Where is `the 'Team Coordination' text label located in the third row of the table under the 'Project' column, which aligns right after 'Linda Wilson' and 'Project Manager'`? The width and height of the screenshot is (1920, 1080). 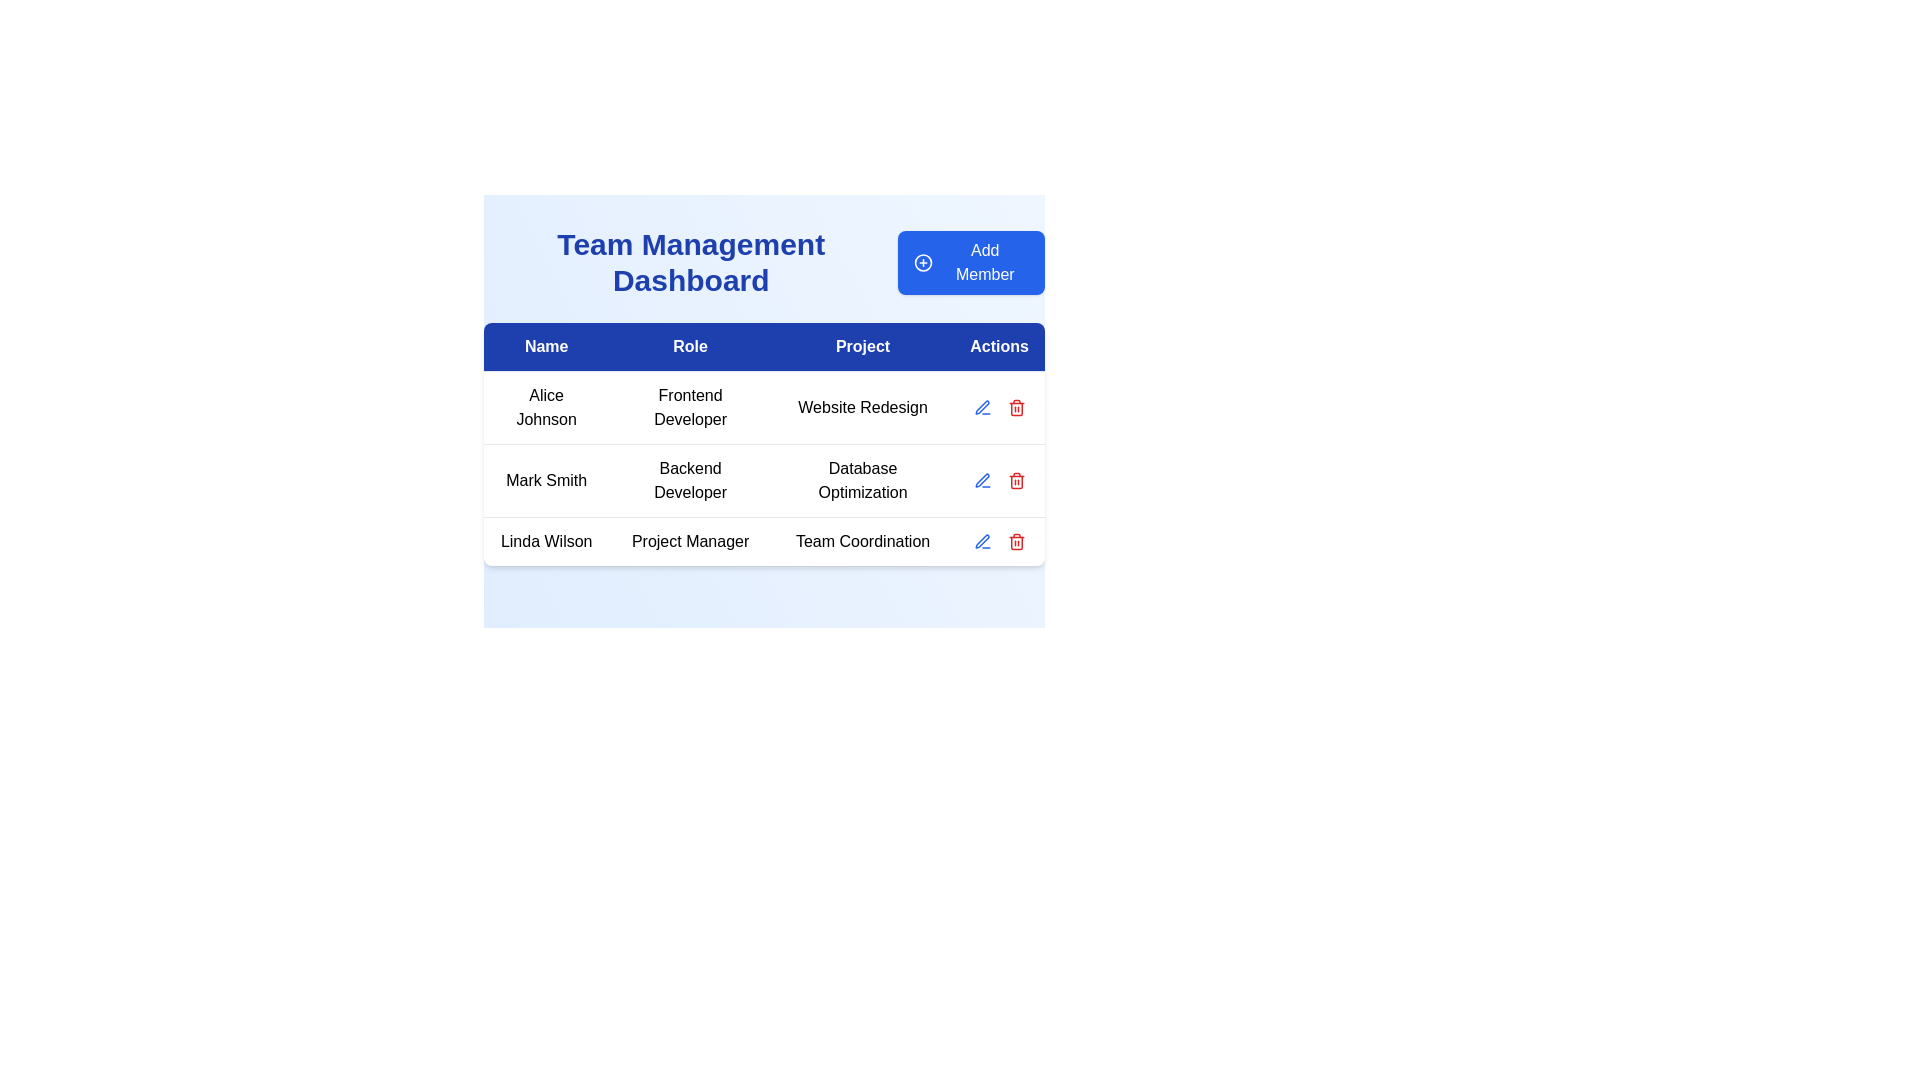
the 'Team Coordination' text label located in the third row of the table under the 'Project' column, which aligns right after 'Linda Wilson' and 'Project Manager' is located at coordinates (863, 541).